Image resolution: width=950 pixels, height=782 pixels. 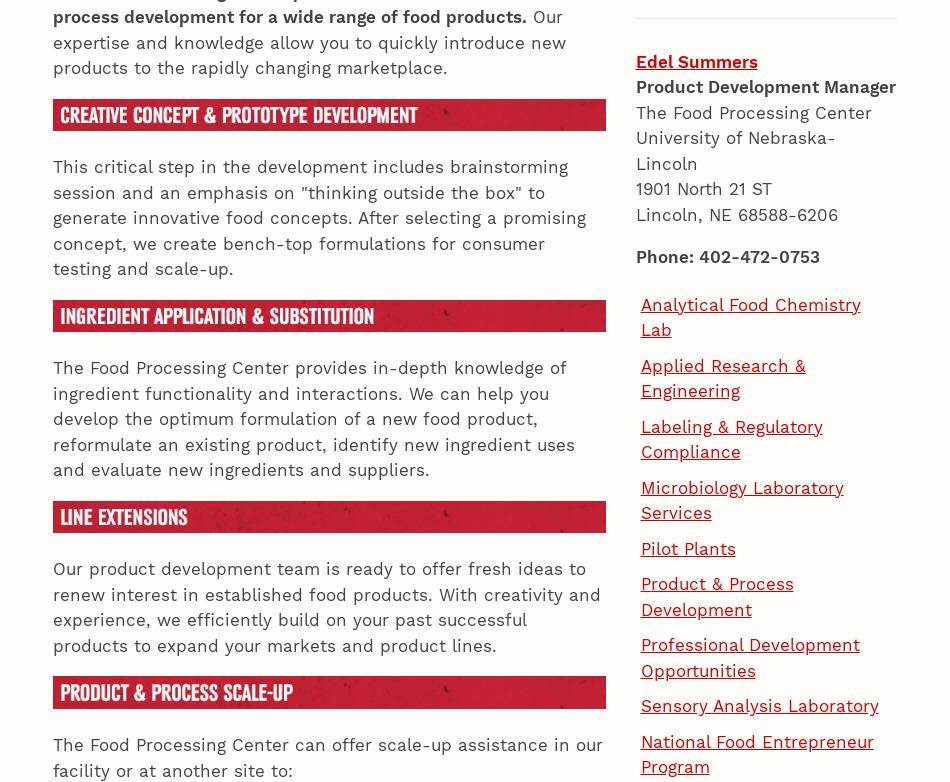 I want to click on 'Professional Development Opportunities', so click(x=748, y=341).